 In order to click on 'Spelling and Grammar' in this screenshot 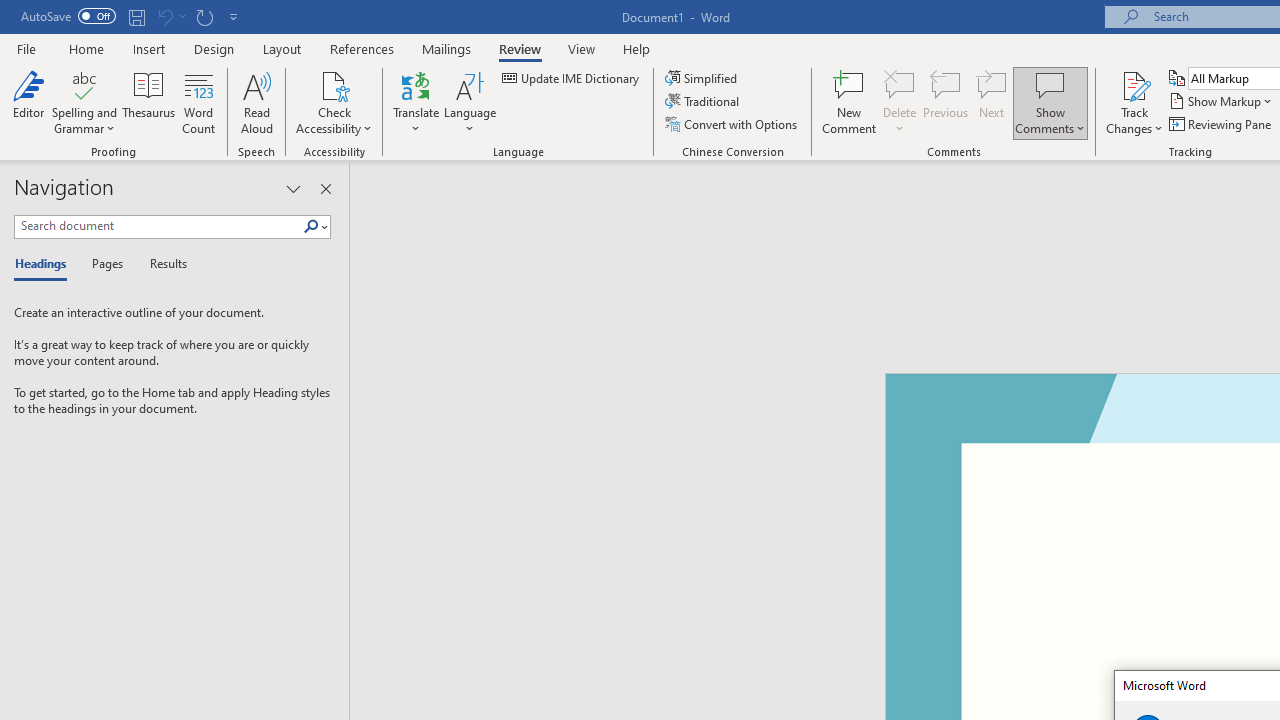, I will do `click(84, 84)`.